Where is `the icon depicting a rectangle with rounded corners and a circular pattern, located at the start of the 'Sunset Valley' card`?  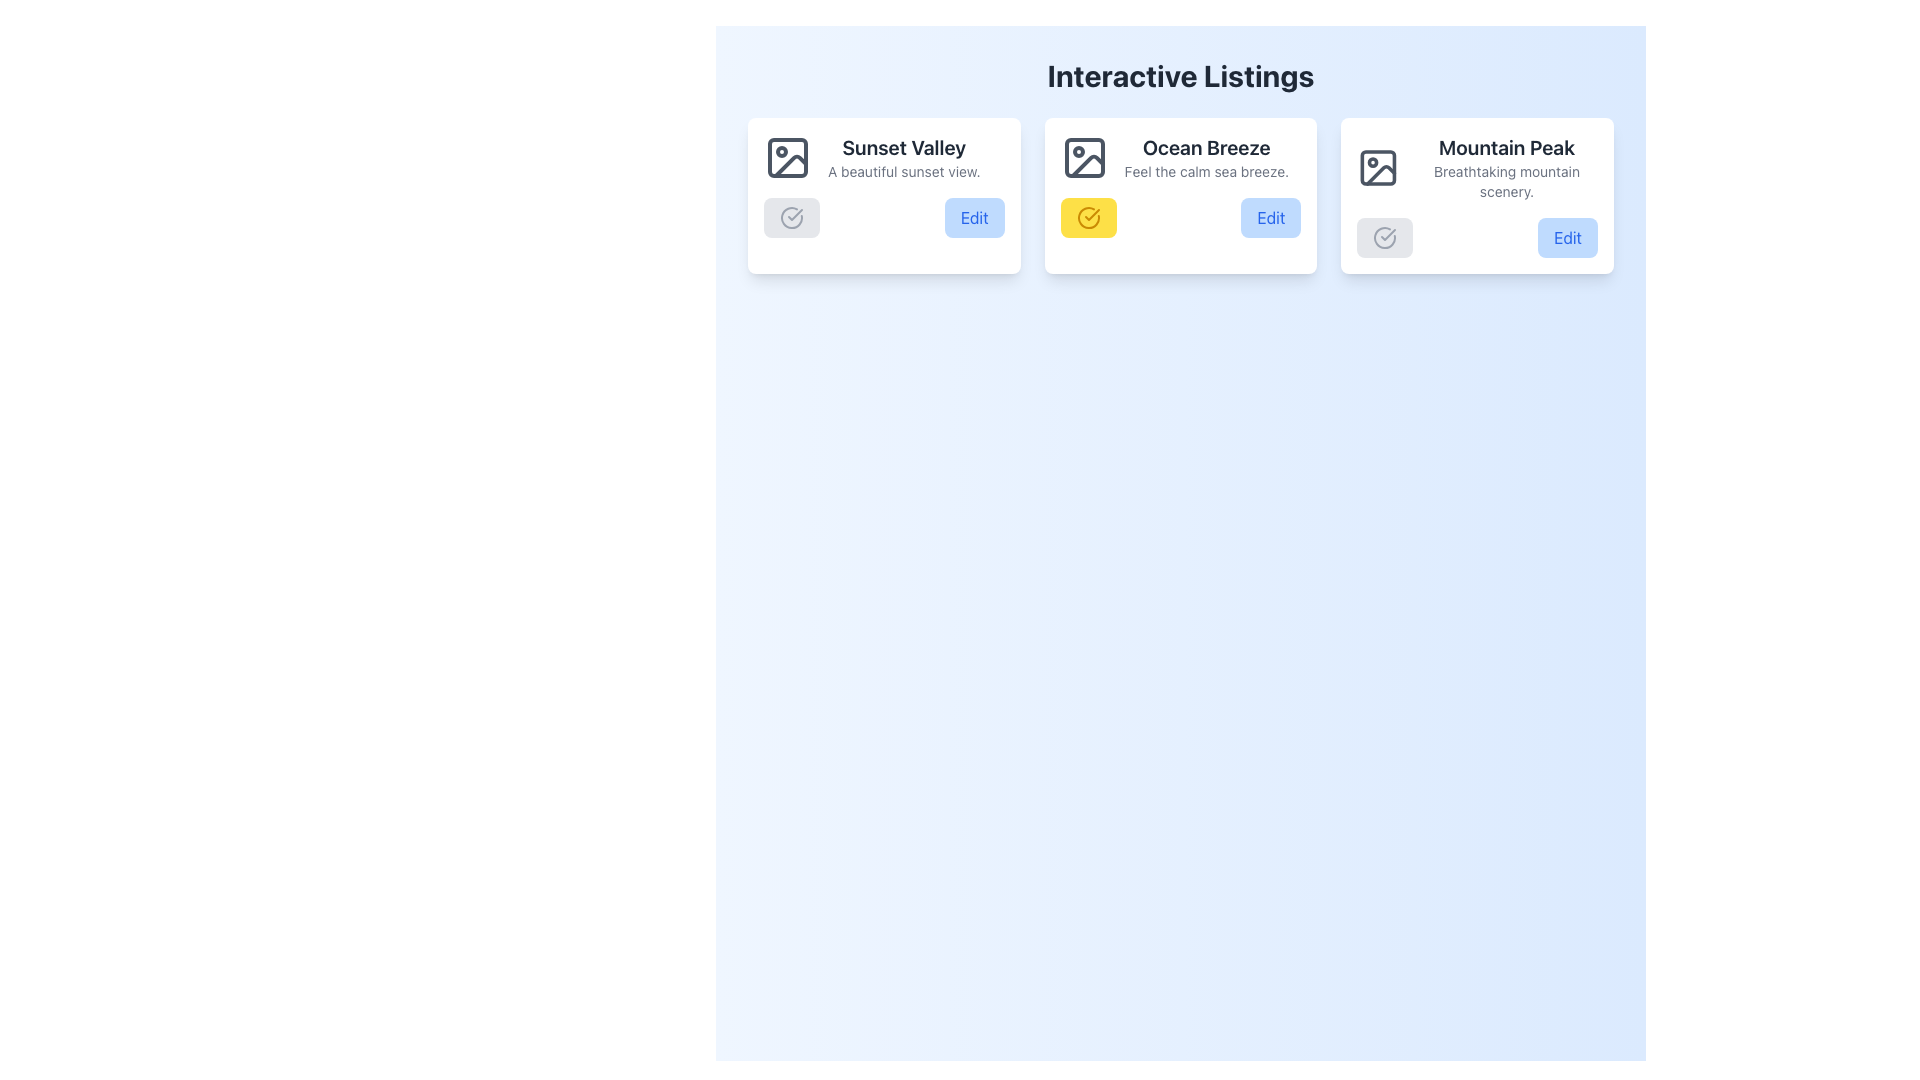 the icon depicting a rectangle with rounded corners and a circular pattern, located at the start of the 'Sunset Valley' card is located at coordinates (786, 157).